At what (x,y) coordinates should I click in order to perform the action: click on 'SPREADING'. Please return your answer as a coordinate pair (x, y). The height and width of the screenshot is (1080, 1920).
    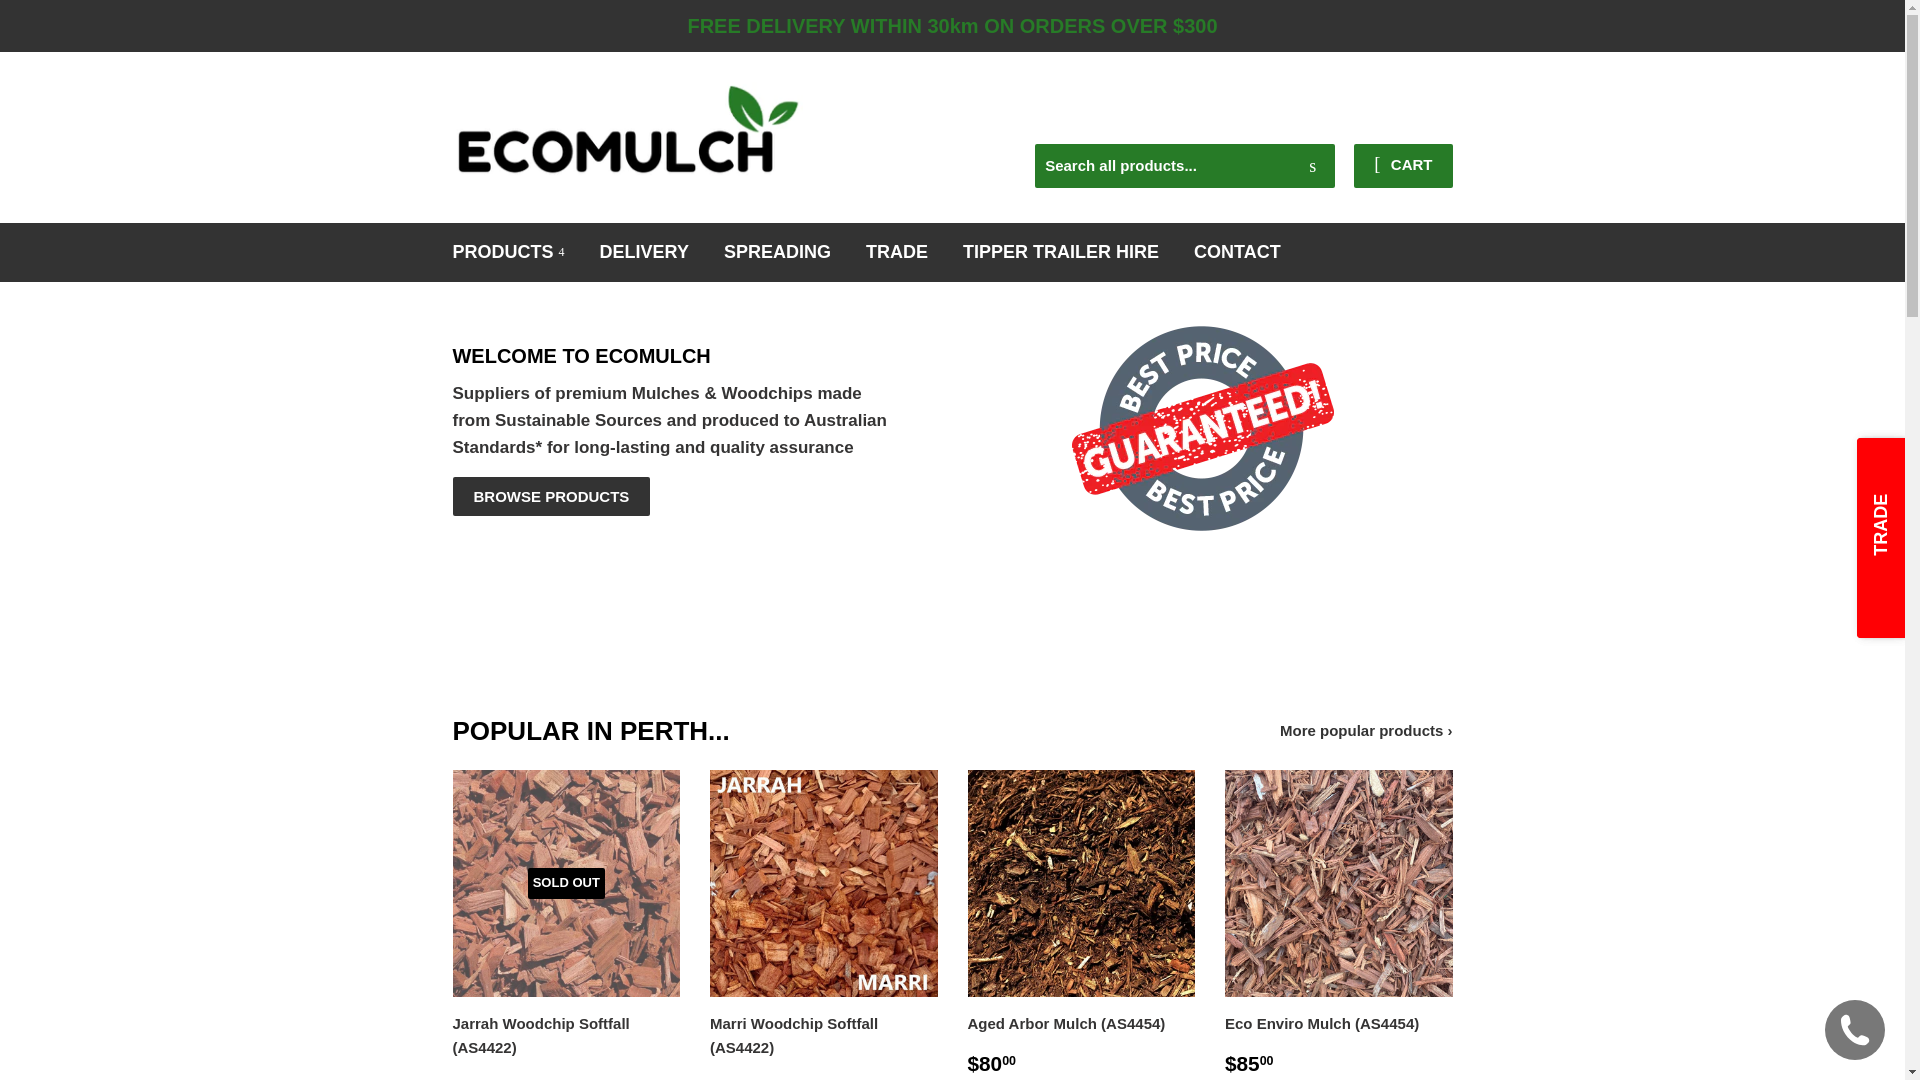
    Looking at the image, I should click on (776, 251).